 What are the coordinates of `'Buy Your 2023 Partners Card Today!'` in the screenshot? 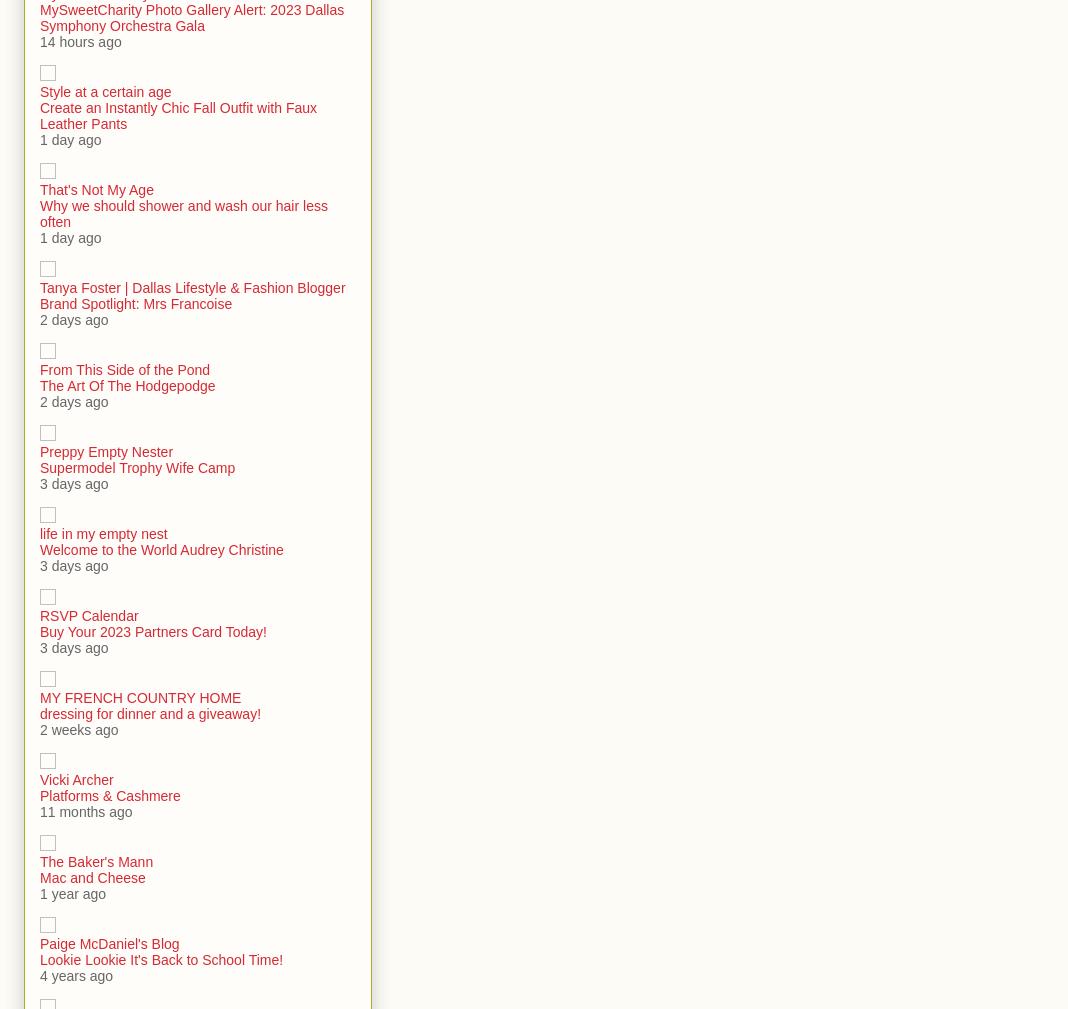 It's located at (153, 632).